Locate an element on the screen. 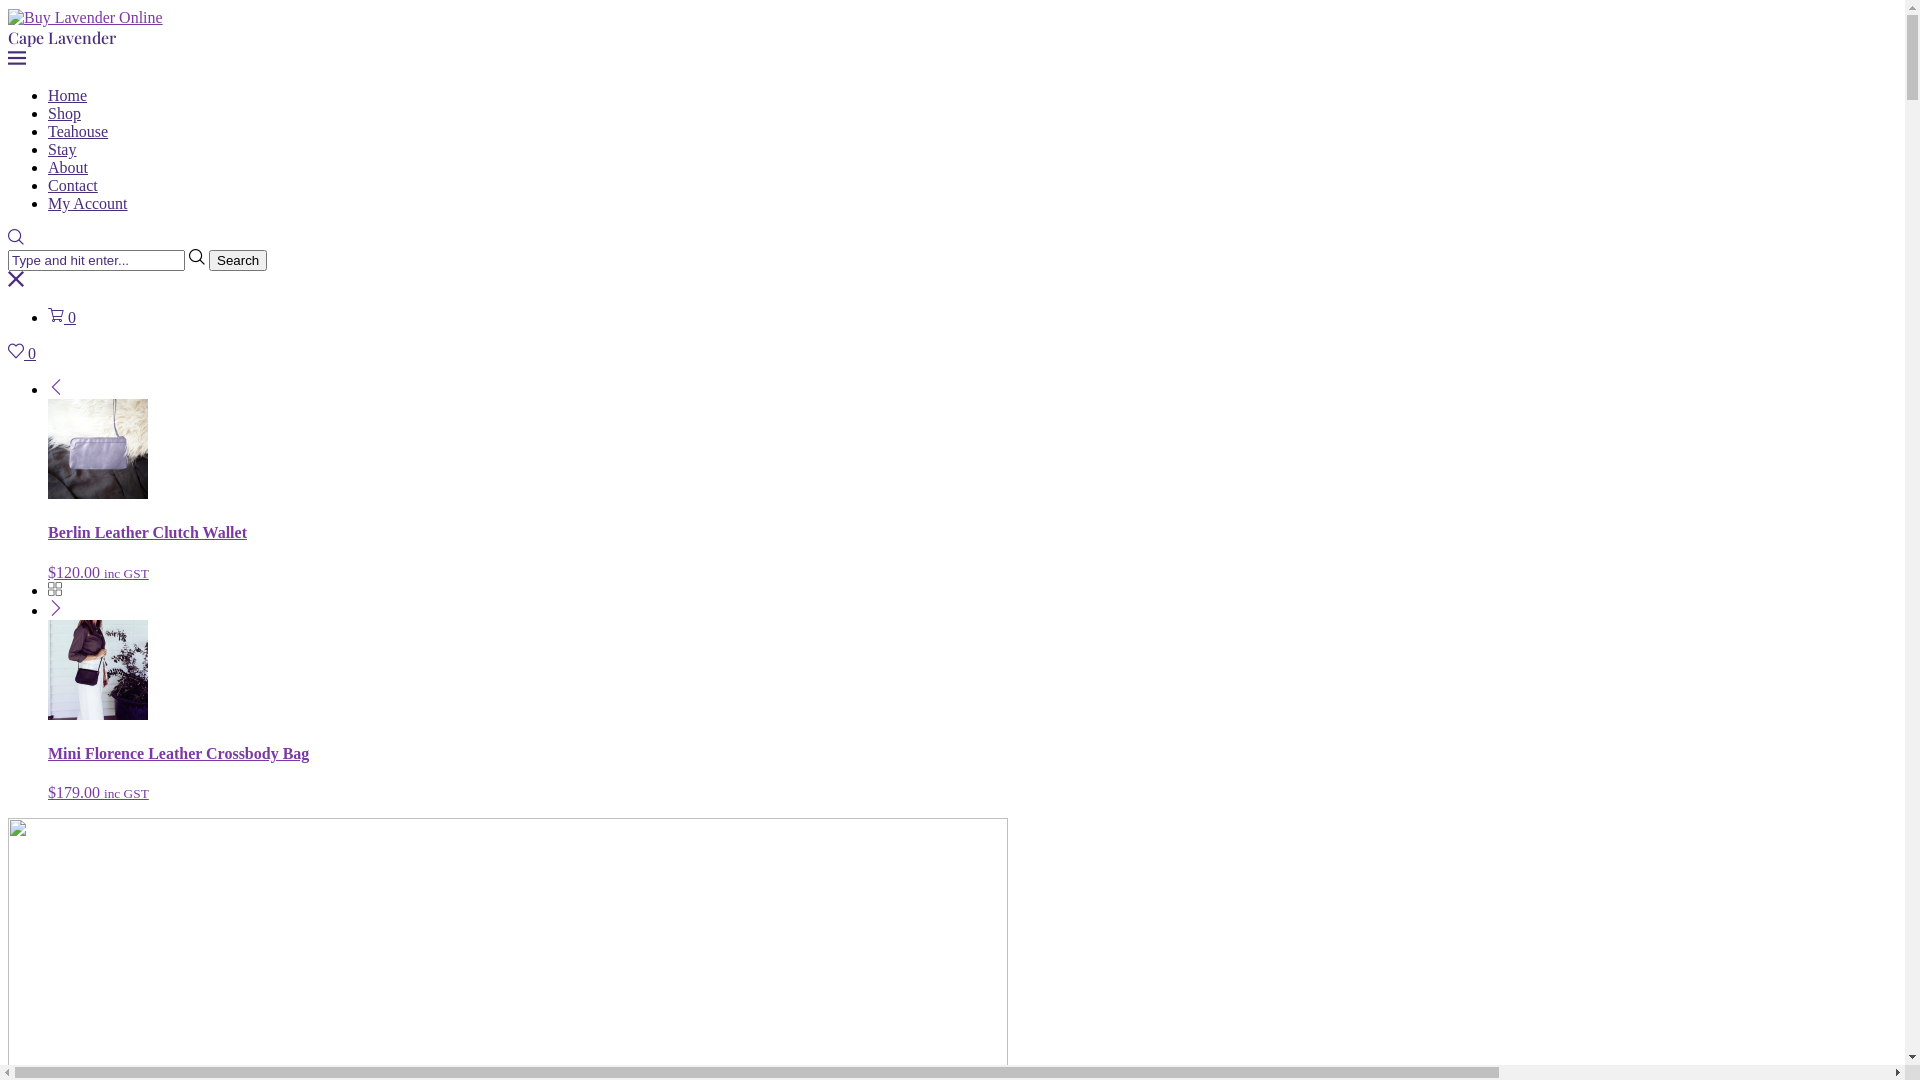  'Berlin Leather Clutch Wallet' is located at coordinates (146, 531).